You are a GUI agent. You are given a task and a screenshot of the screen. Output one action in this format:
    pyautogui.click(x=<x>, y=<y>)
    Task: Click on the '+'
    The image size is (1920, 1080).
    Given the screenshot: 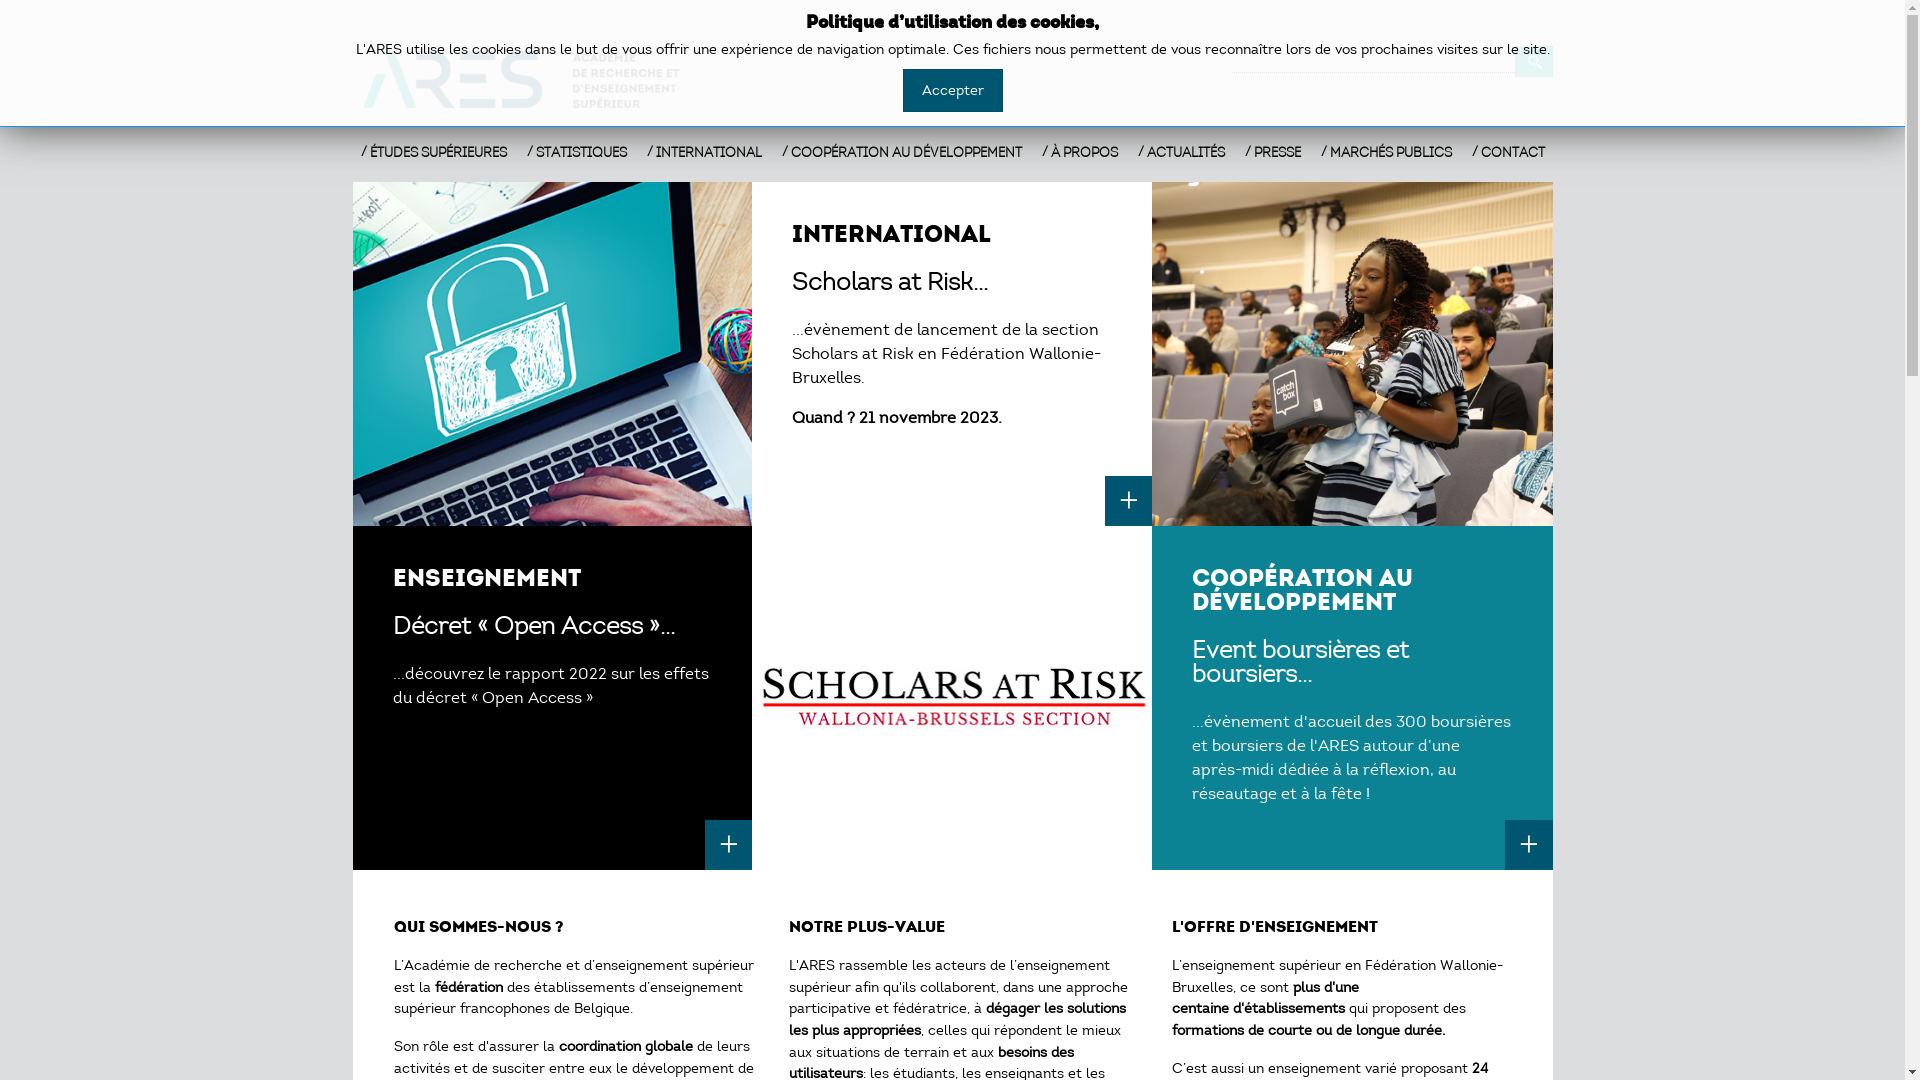 What is the action you would take?
    pyautogui.click(x=1505, y=844)
    